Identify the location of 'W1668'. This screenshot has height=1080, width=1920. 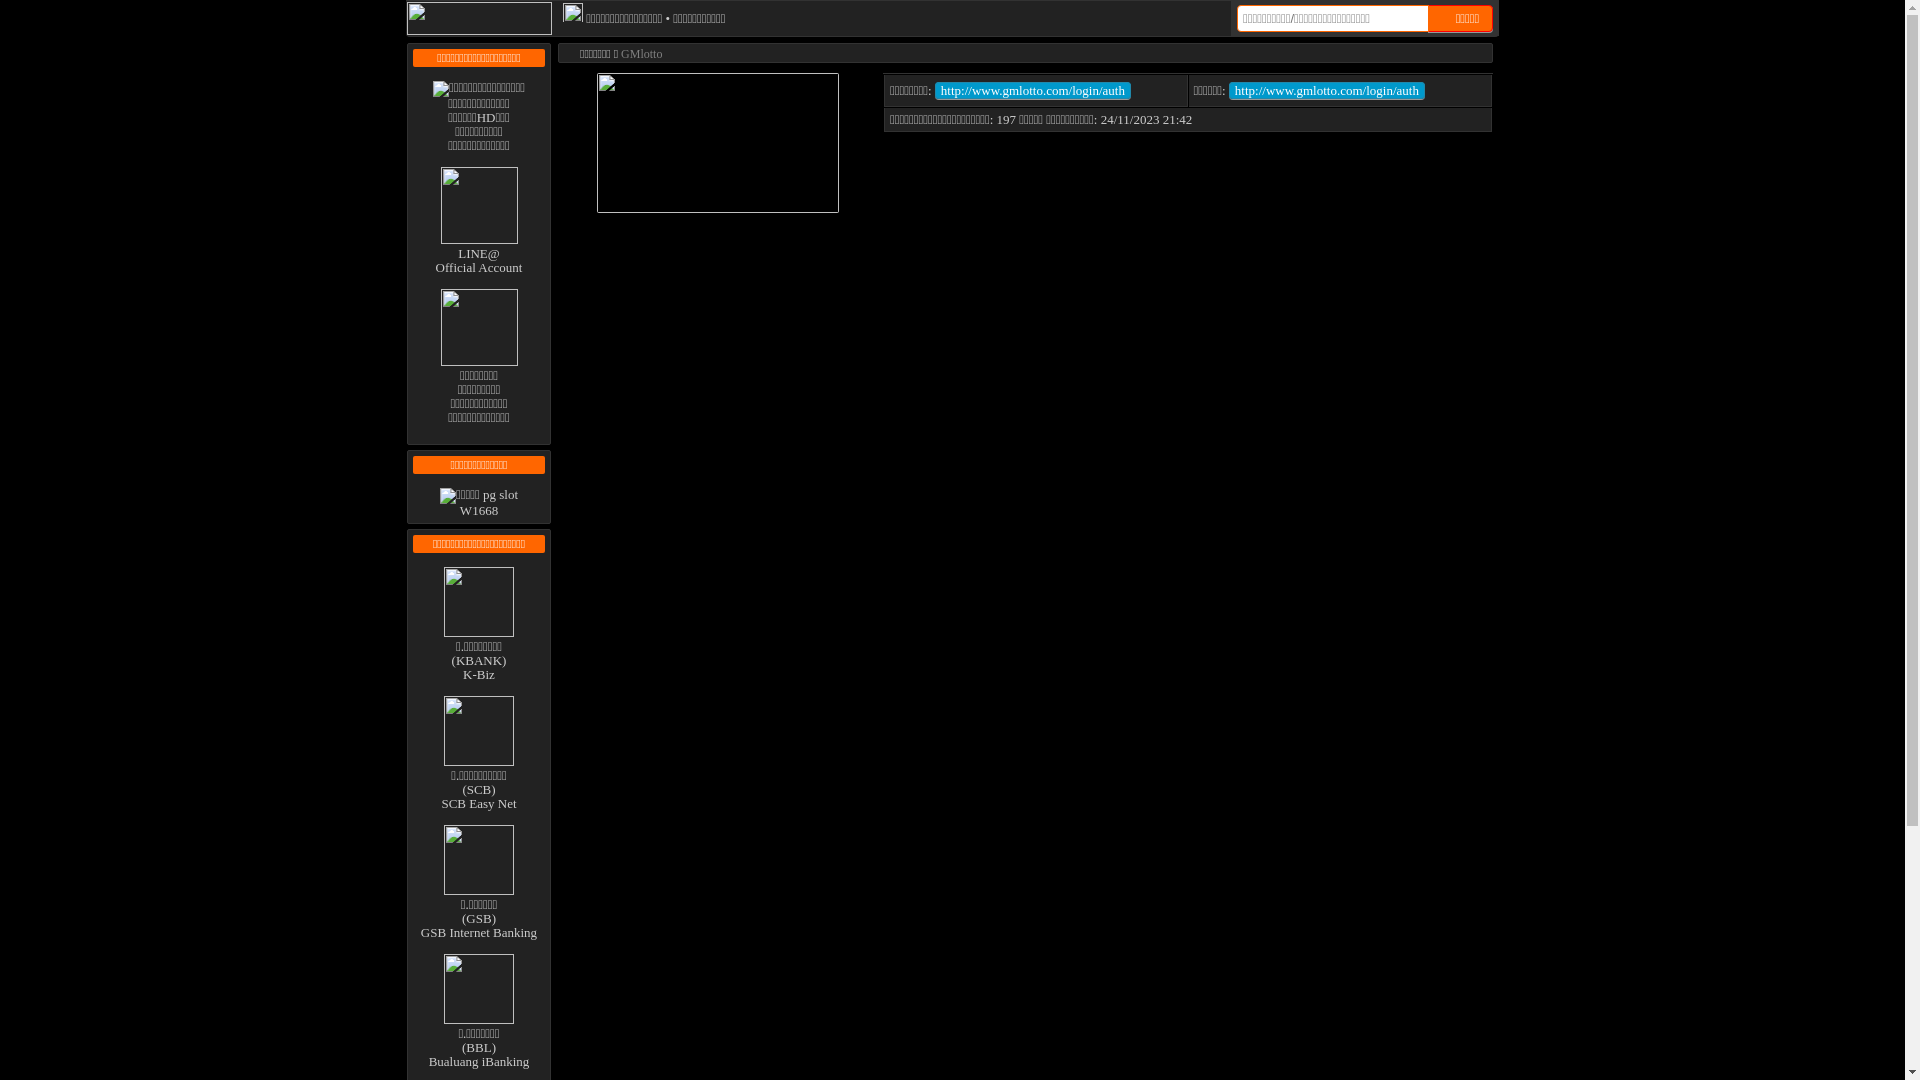
(478, 501).